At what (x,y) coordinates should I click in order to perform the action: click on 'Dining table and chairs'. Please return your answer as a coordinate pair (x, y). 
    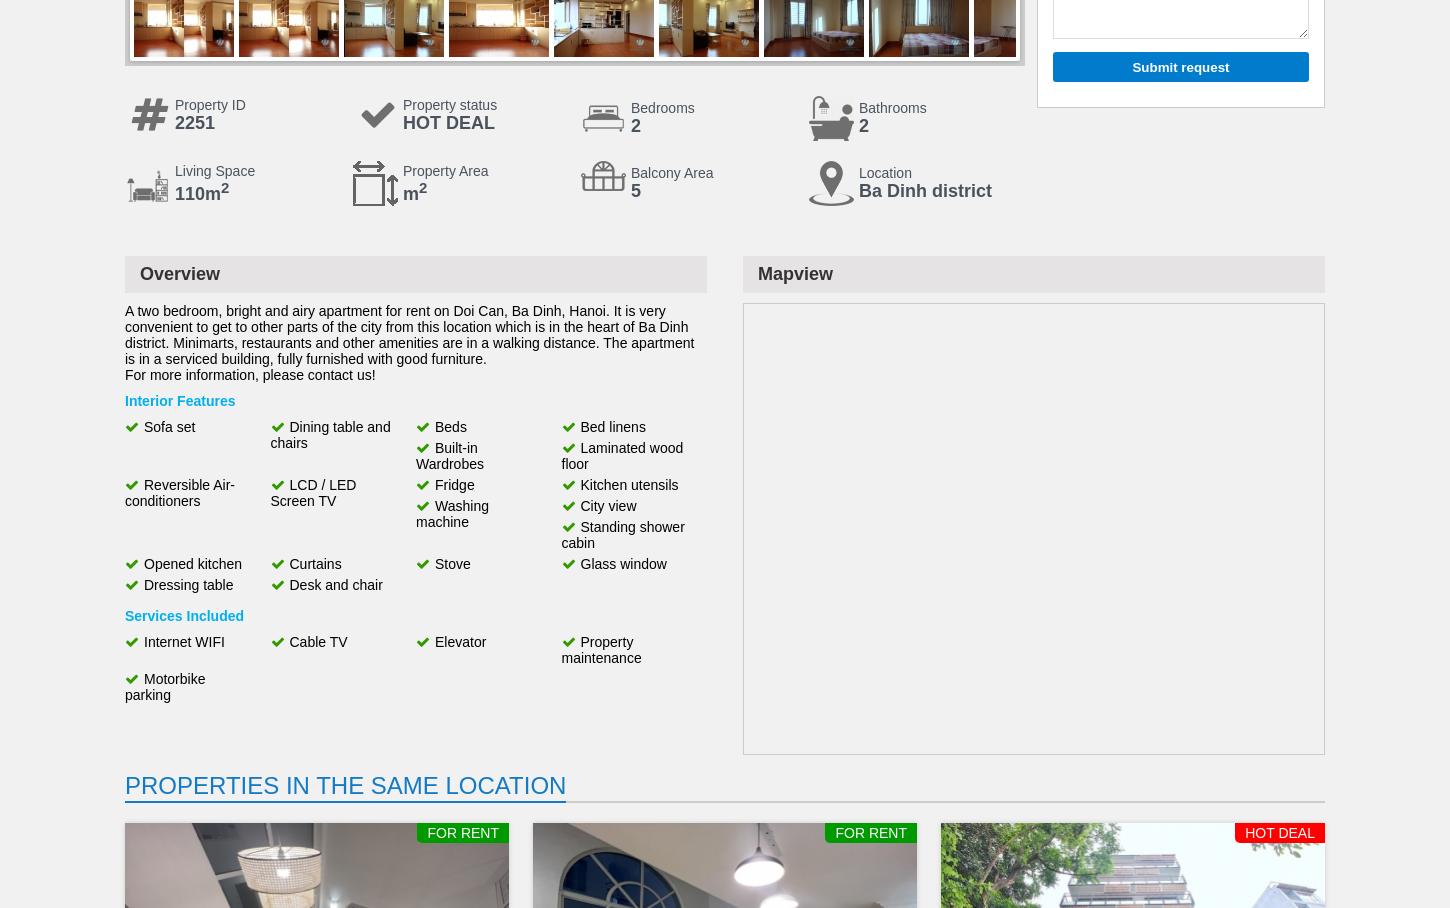
    Looking at the image, I should click on (330, 435).